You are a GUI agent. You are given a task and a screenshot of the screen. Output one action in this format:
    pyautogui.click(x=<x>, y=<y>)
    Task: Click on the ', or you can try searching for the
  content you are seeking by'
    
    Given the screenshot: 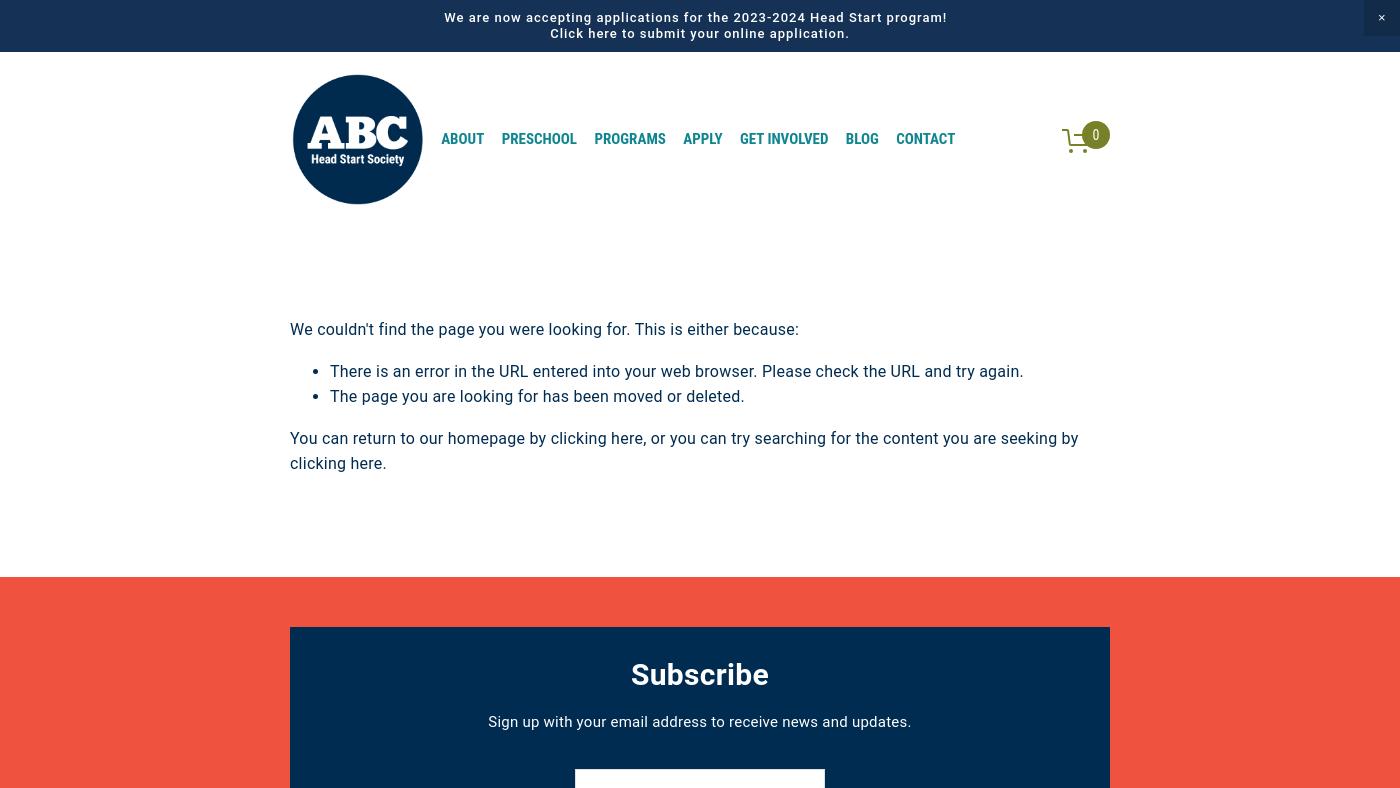 What is the action you would take?
    pyautogui.click(x=860, y=436)
    